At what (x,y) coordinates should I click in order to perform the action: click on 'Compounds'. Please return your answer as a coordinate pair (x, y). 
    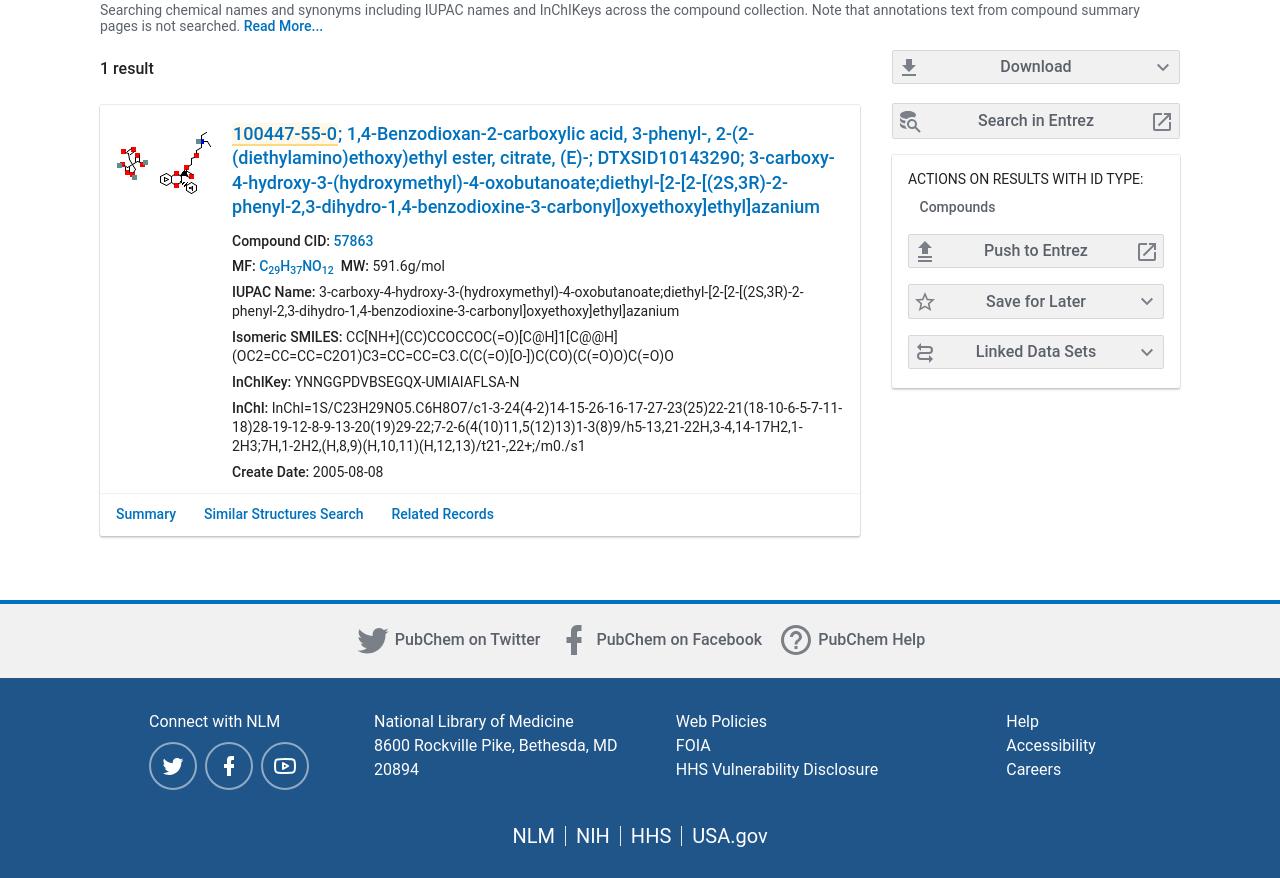
    Looking at the image, I should click on (956, 204).